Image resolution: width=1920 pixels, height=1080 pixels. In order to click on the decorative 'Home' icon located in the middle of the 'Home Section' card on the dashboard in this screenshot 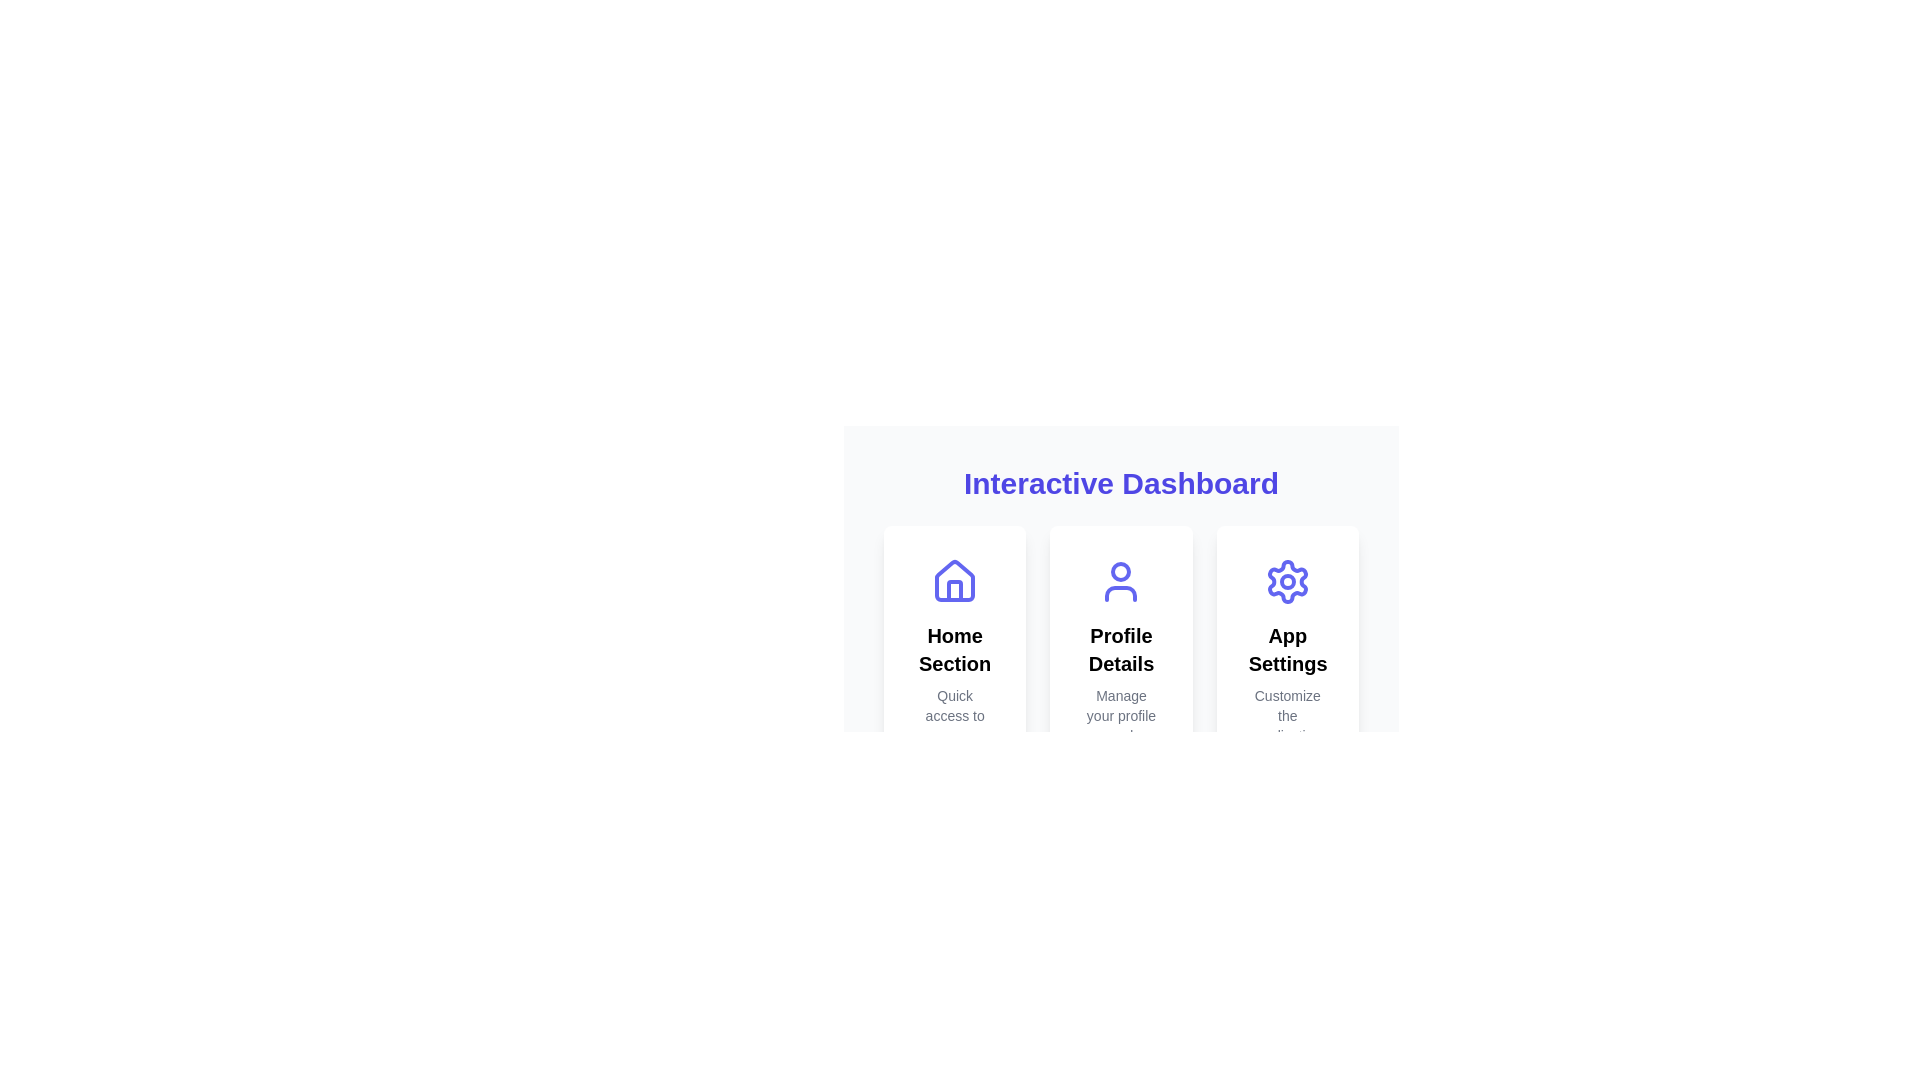, I will do `click(954, 582)`.